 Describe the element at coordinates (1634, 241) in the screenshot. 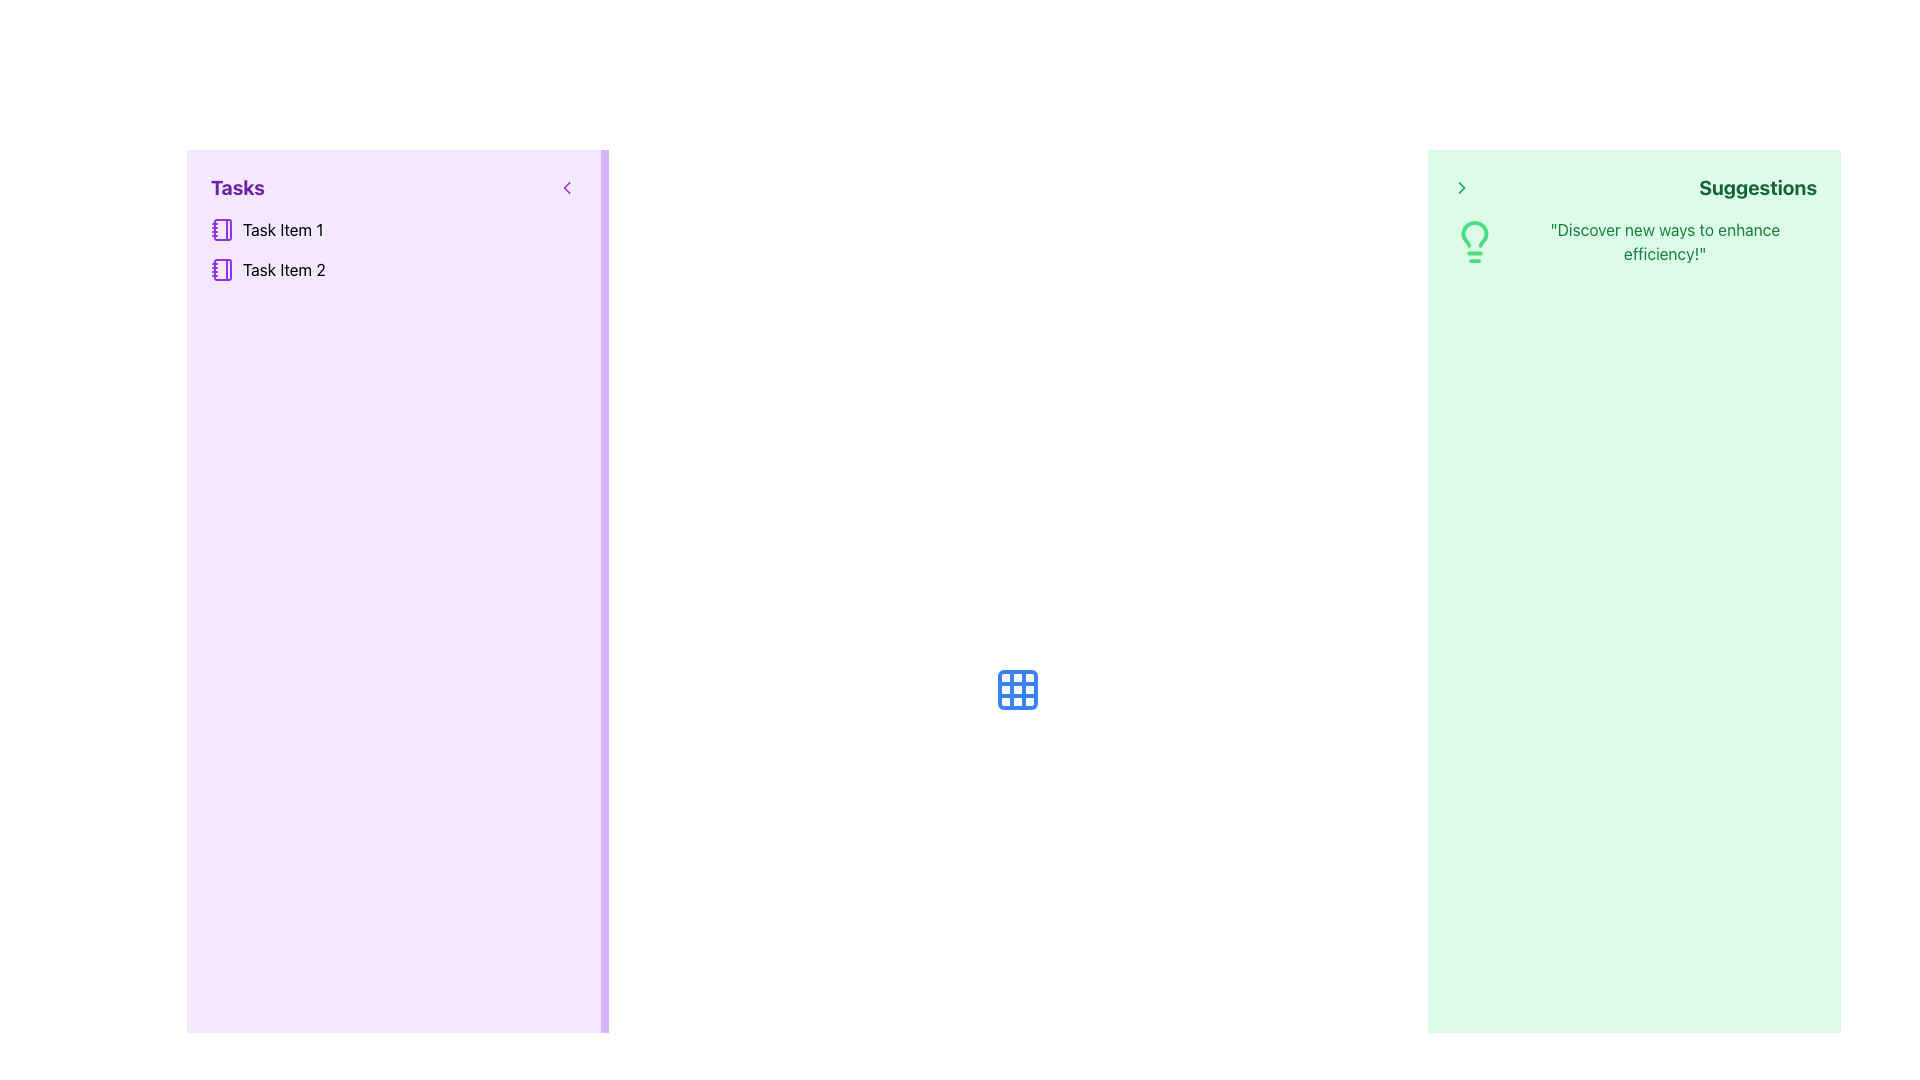

I see `the Informational Label that features a bulb icon and the text 'Discover new ways to enhance efficiency!' located in the 'Suggestions' section of the interface` at that location.